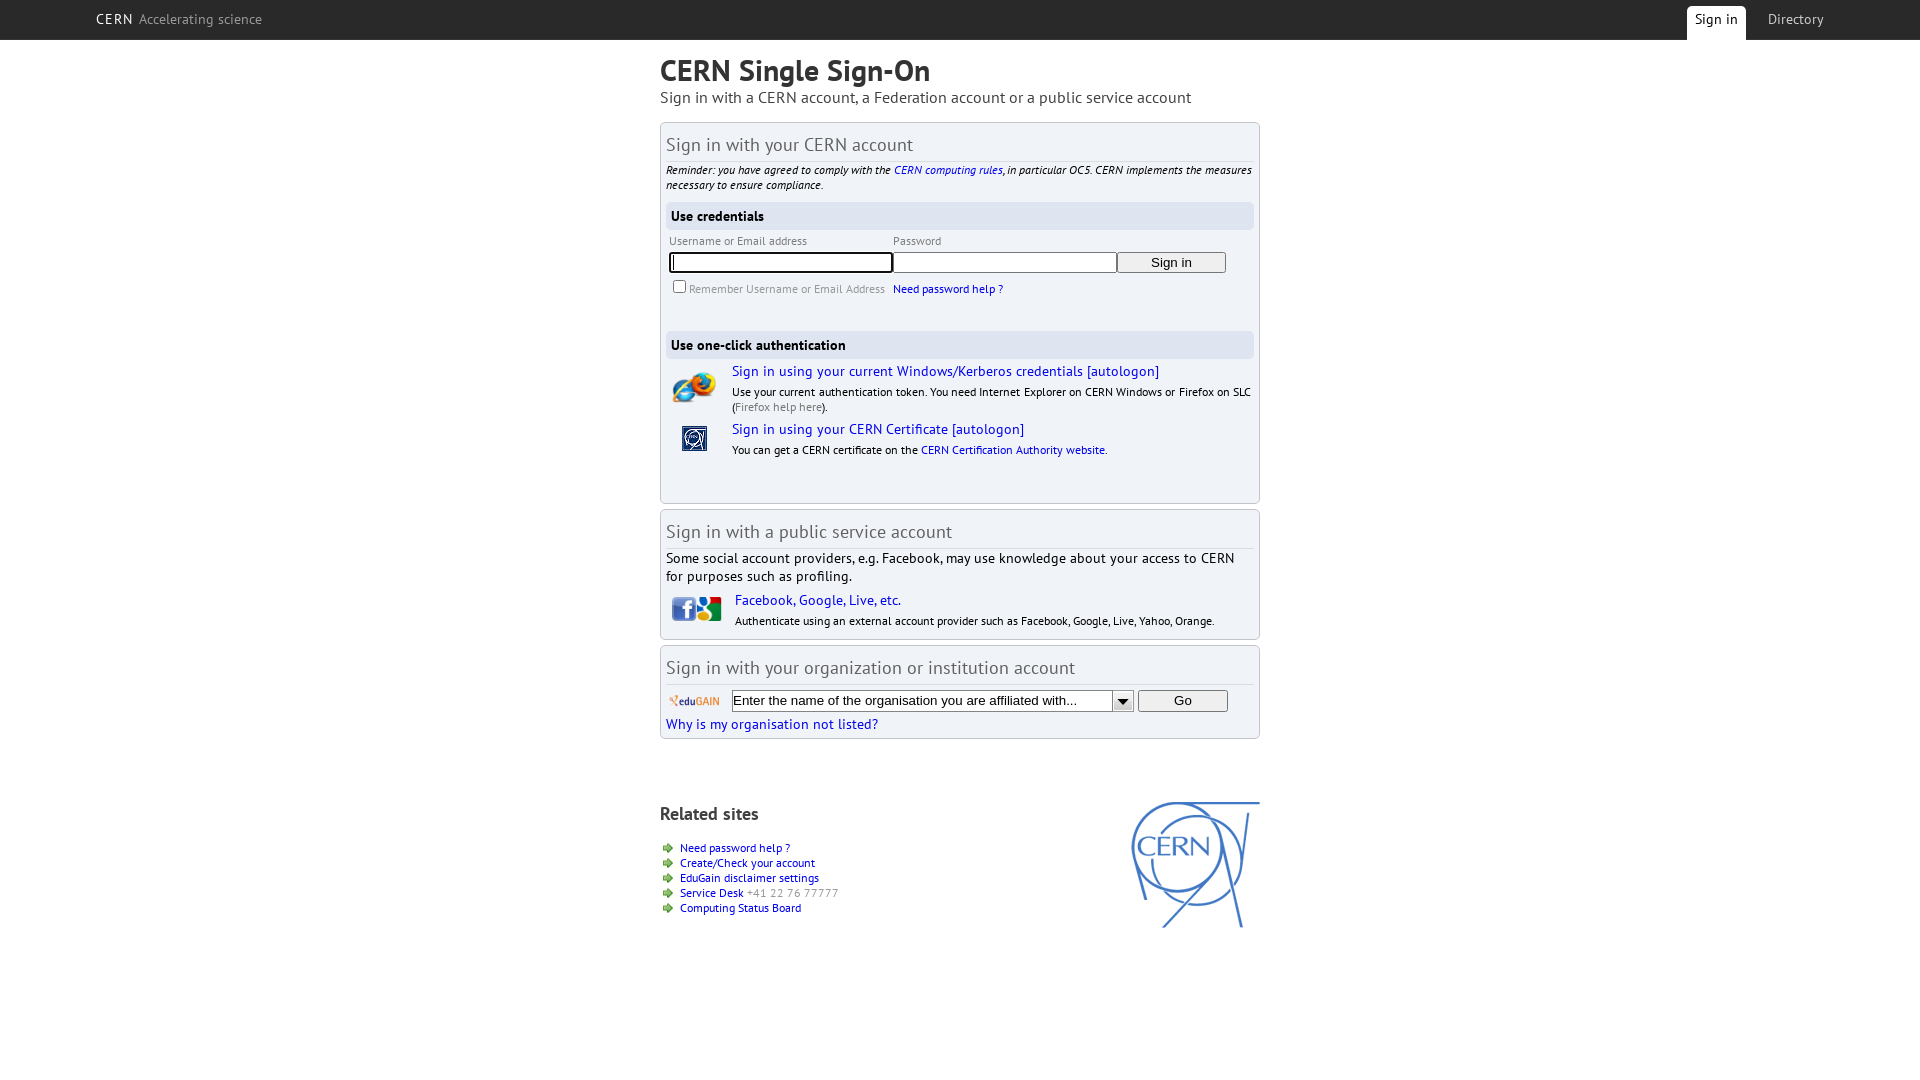 The image size is (1920, 1080). What do you see at coordinates (780, 261) in the screenshot?
I see `'Enter your Username or Email Address'` at bounding box center [780, 261].